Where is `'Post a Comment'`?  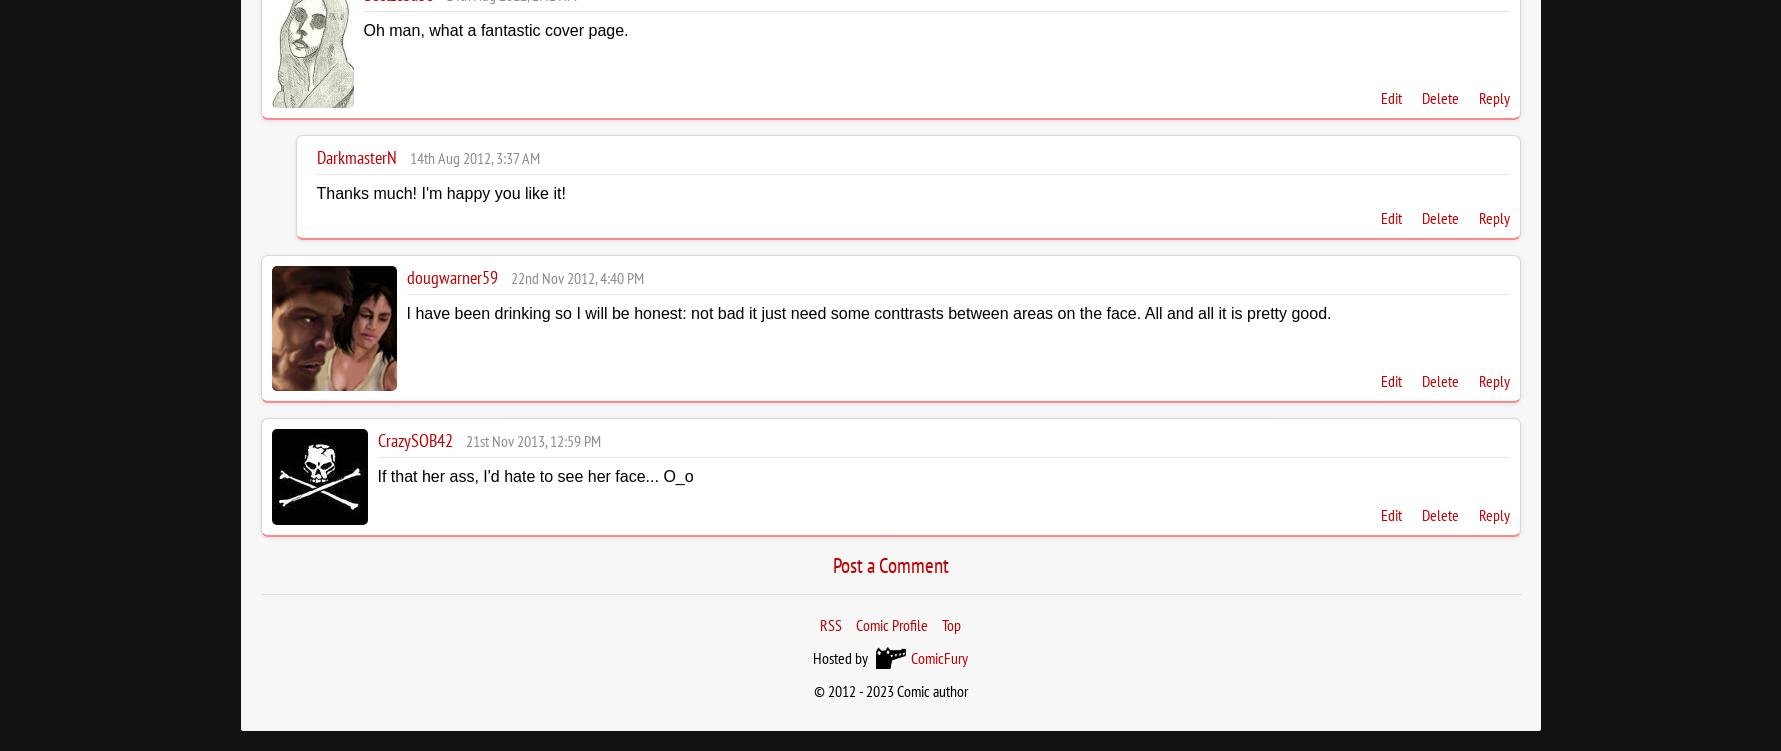
'Post a Comment' is located at coordinates (832, 564).